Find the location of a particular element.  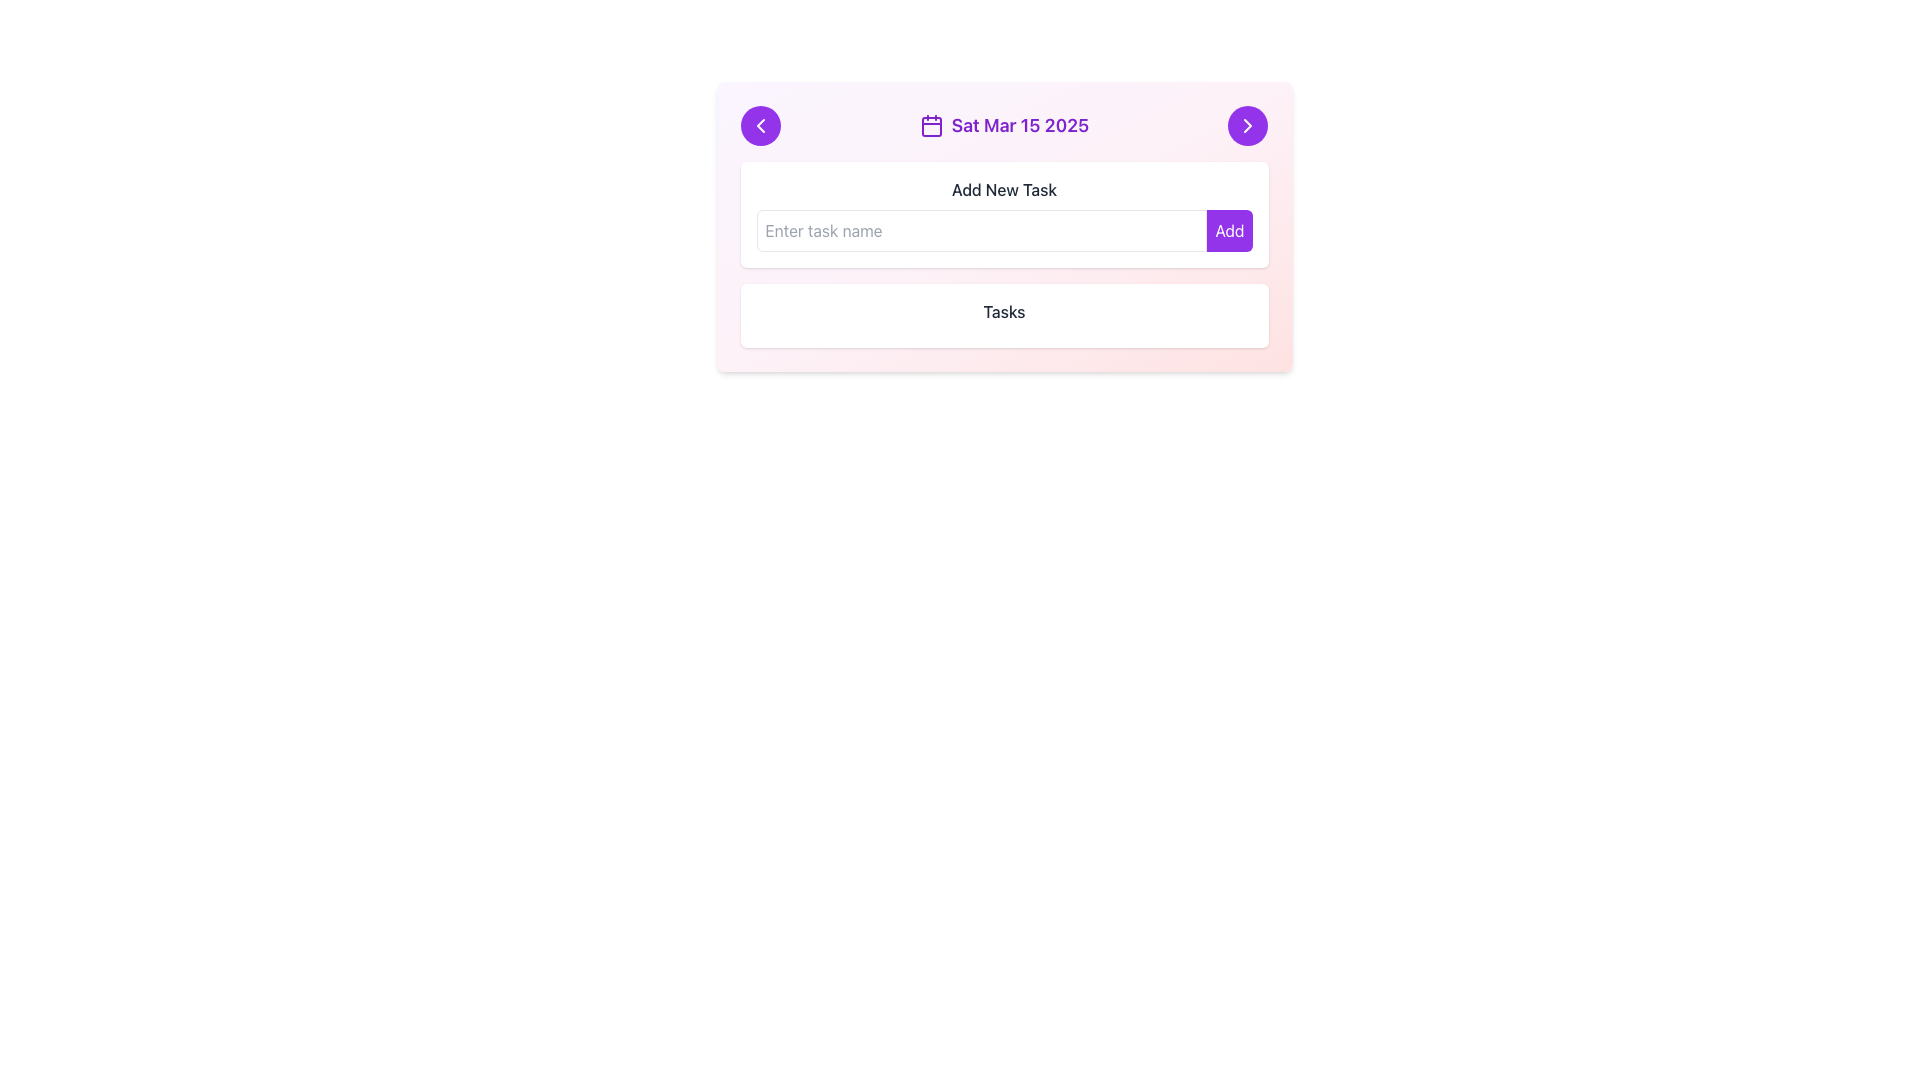

the right-facing chevron icon with a purple circular background located at the top right corner of the interface is located at coordinates (1247, 126).